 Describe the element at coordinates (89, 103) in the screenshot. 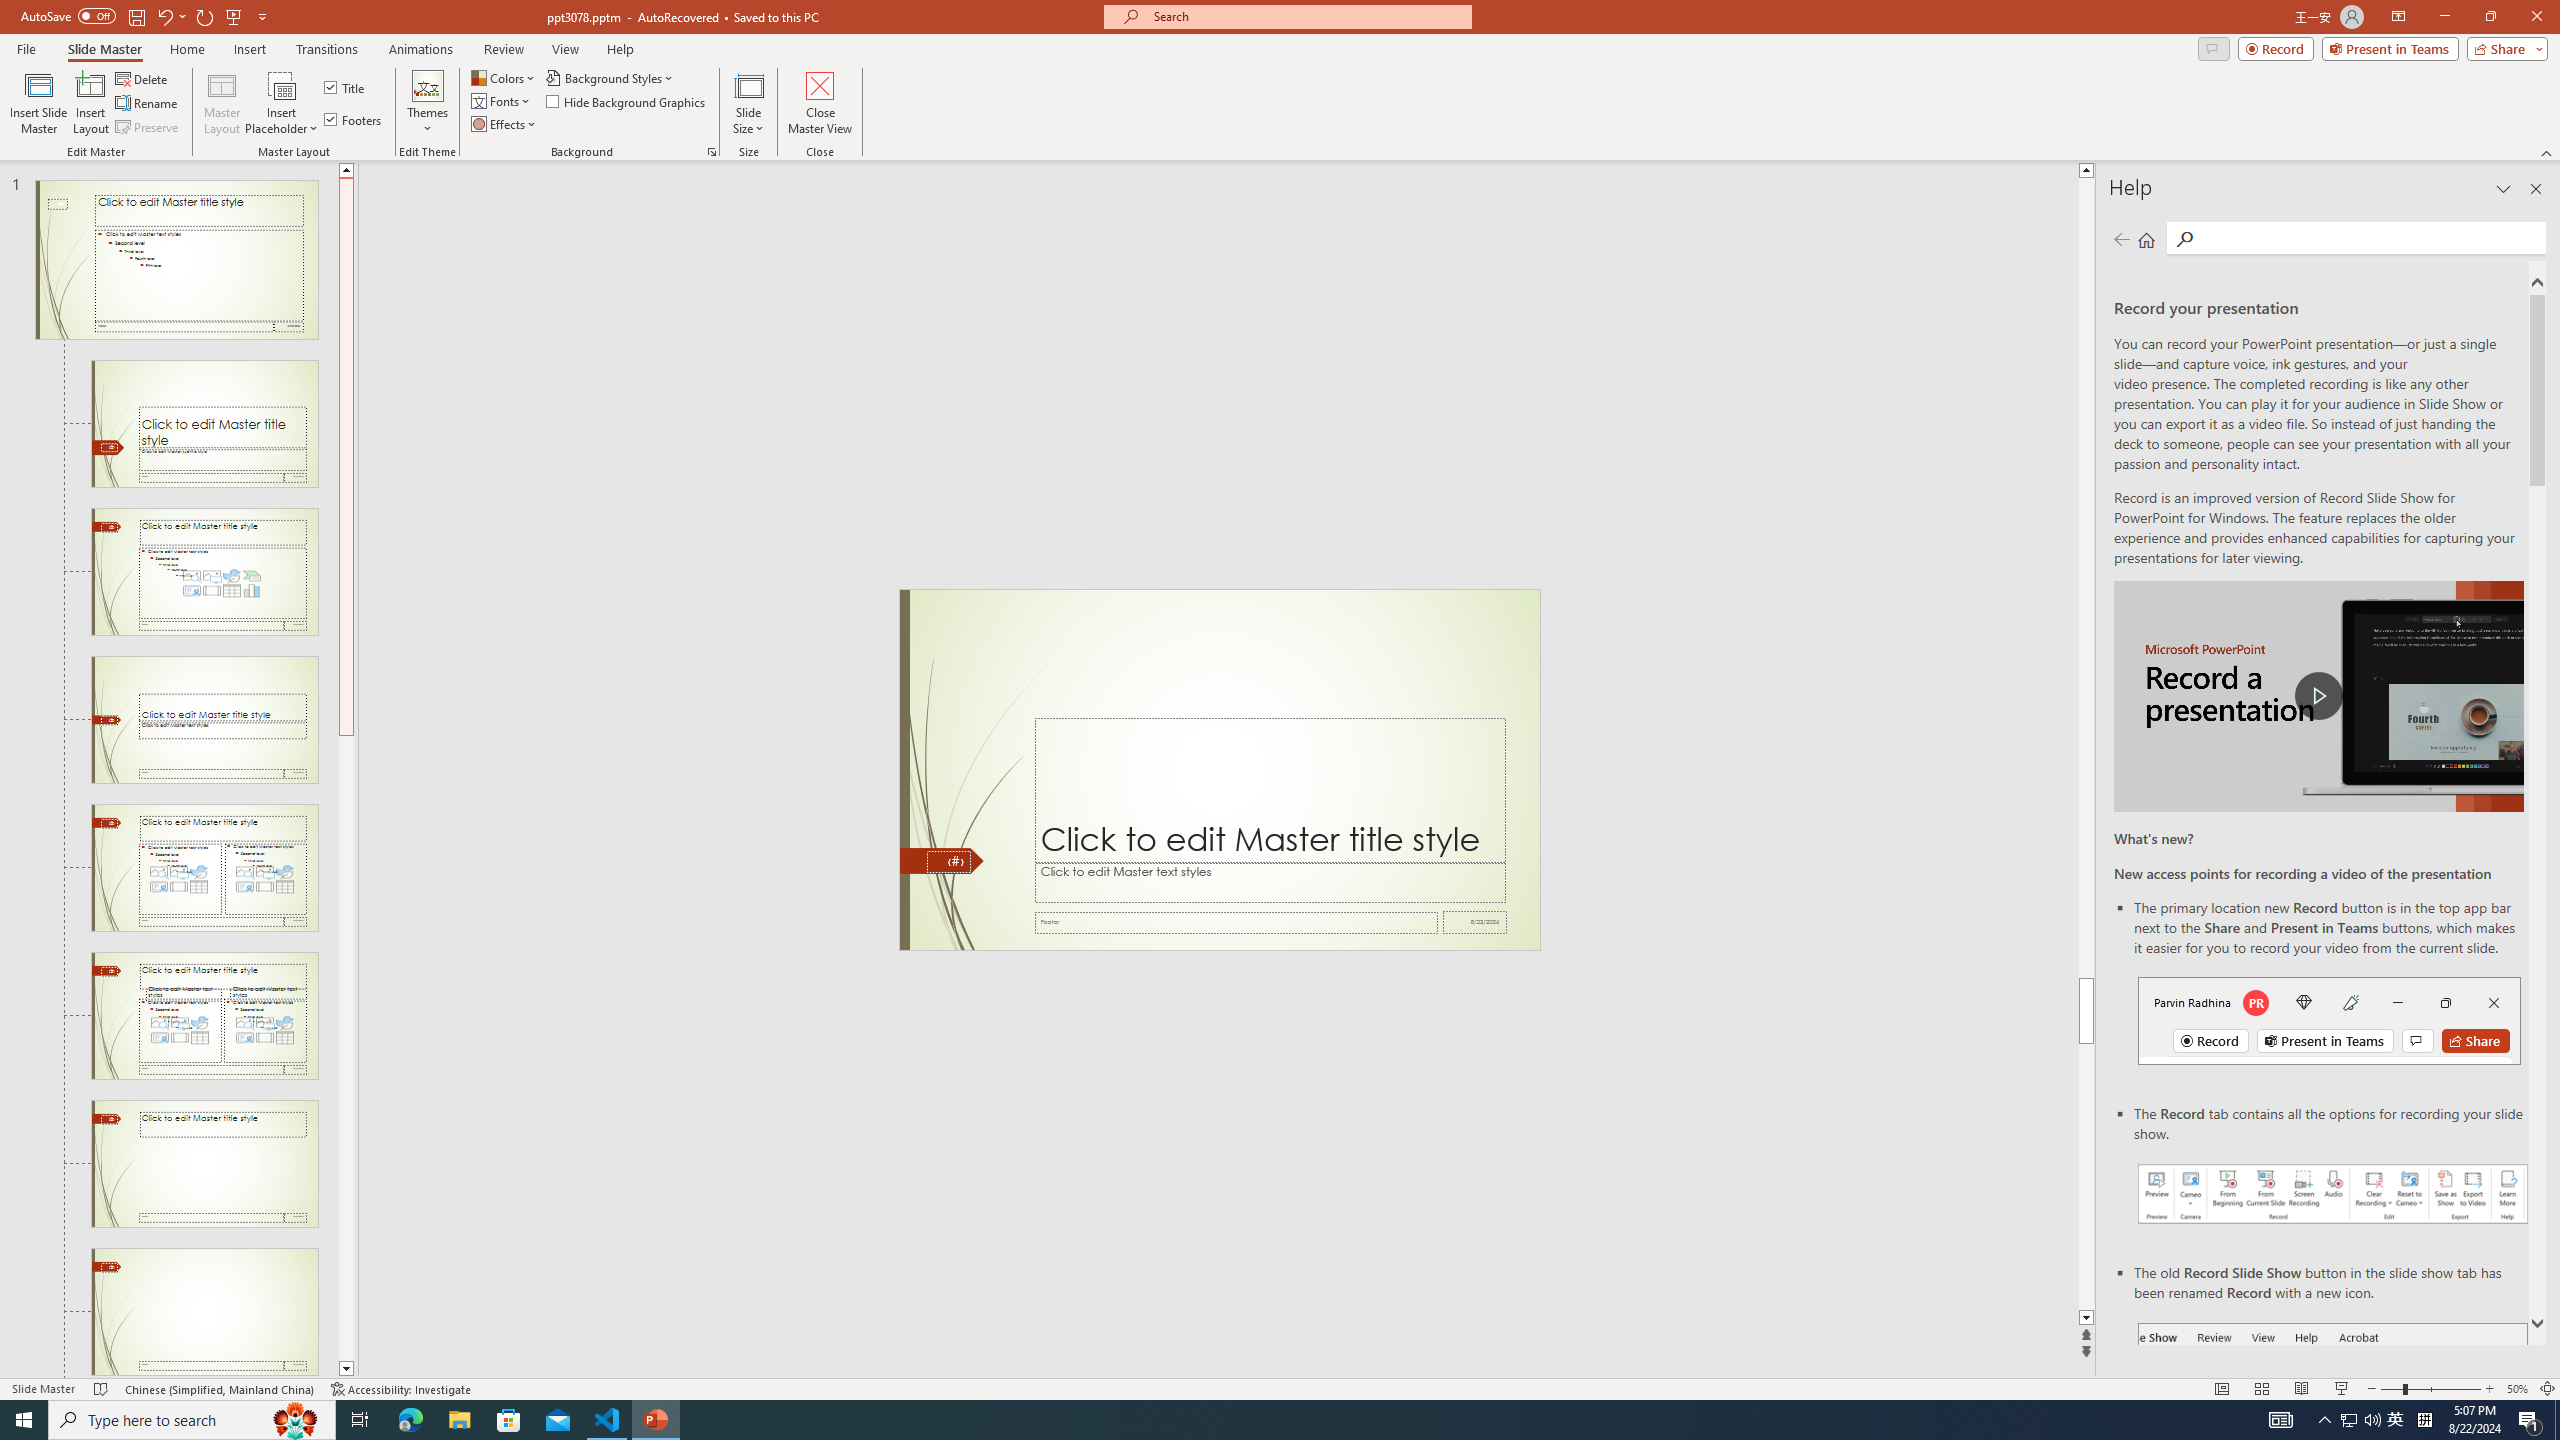

I see `'Insert Layout'` at that location.